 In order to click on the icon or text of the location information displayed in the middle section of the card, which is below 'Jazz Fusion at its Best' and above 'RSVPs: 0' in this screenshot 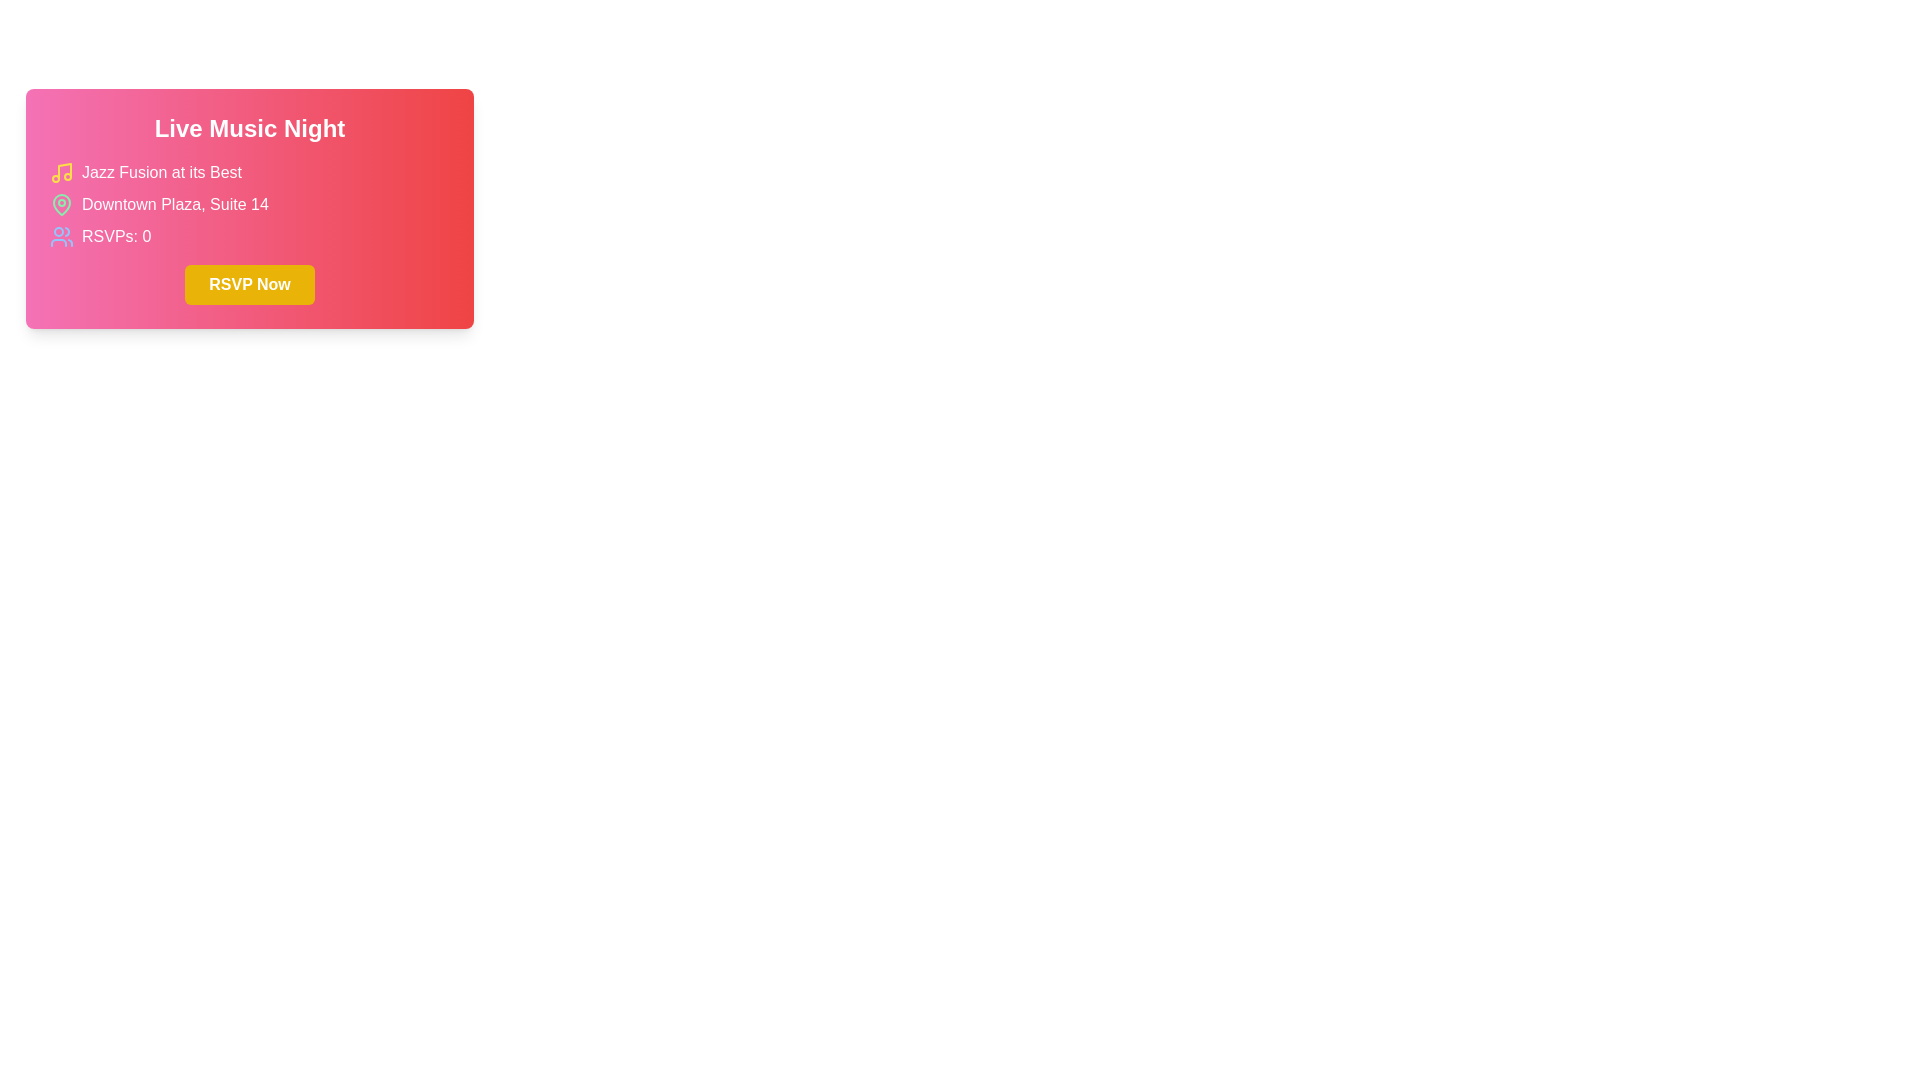, I will do `click(248, 204)`.